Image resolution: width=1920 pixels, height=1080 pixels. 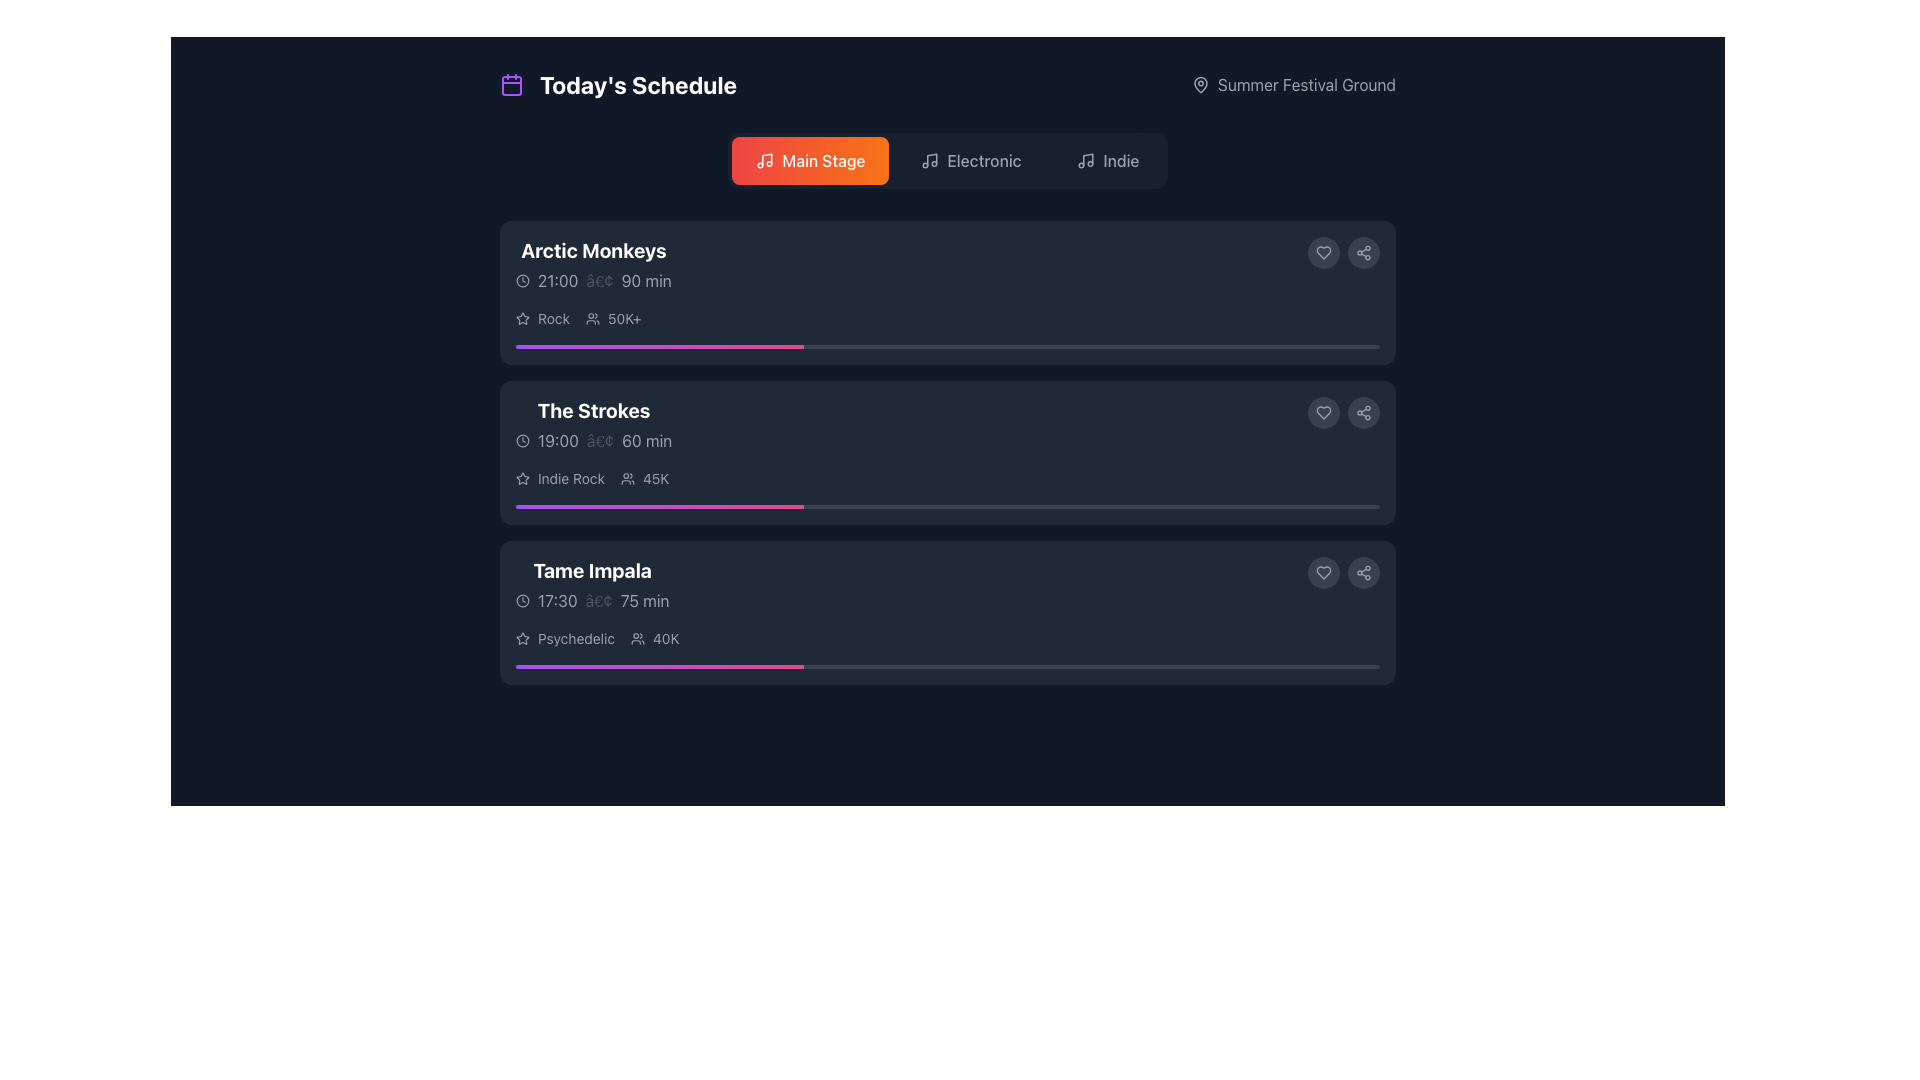 I want to click on the 'Electronic' filter button located in the upper center of the interface below the title 'Today's Schedule', so click(x=946, y=160).